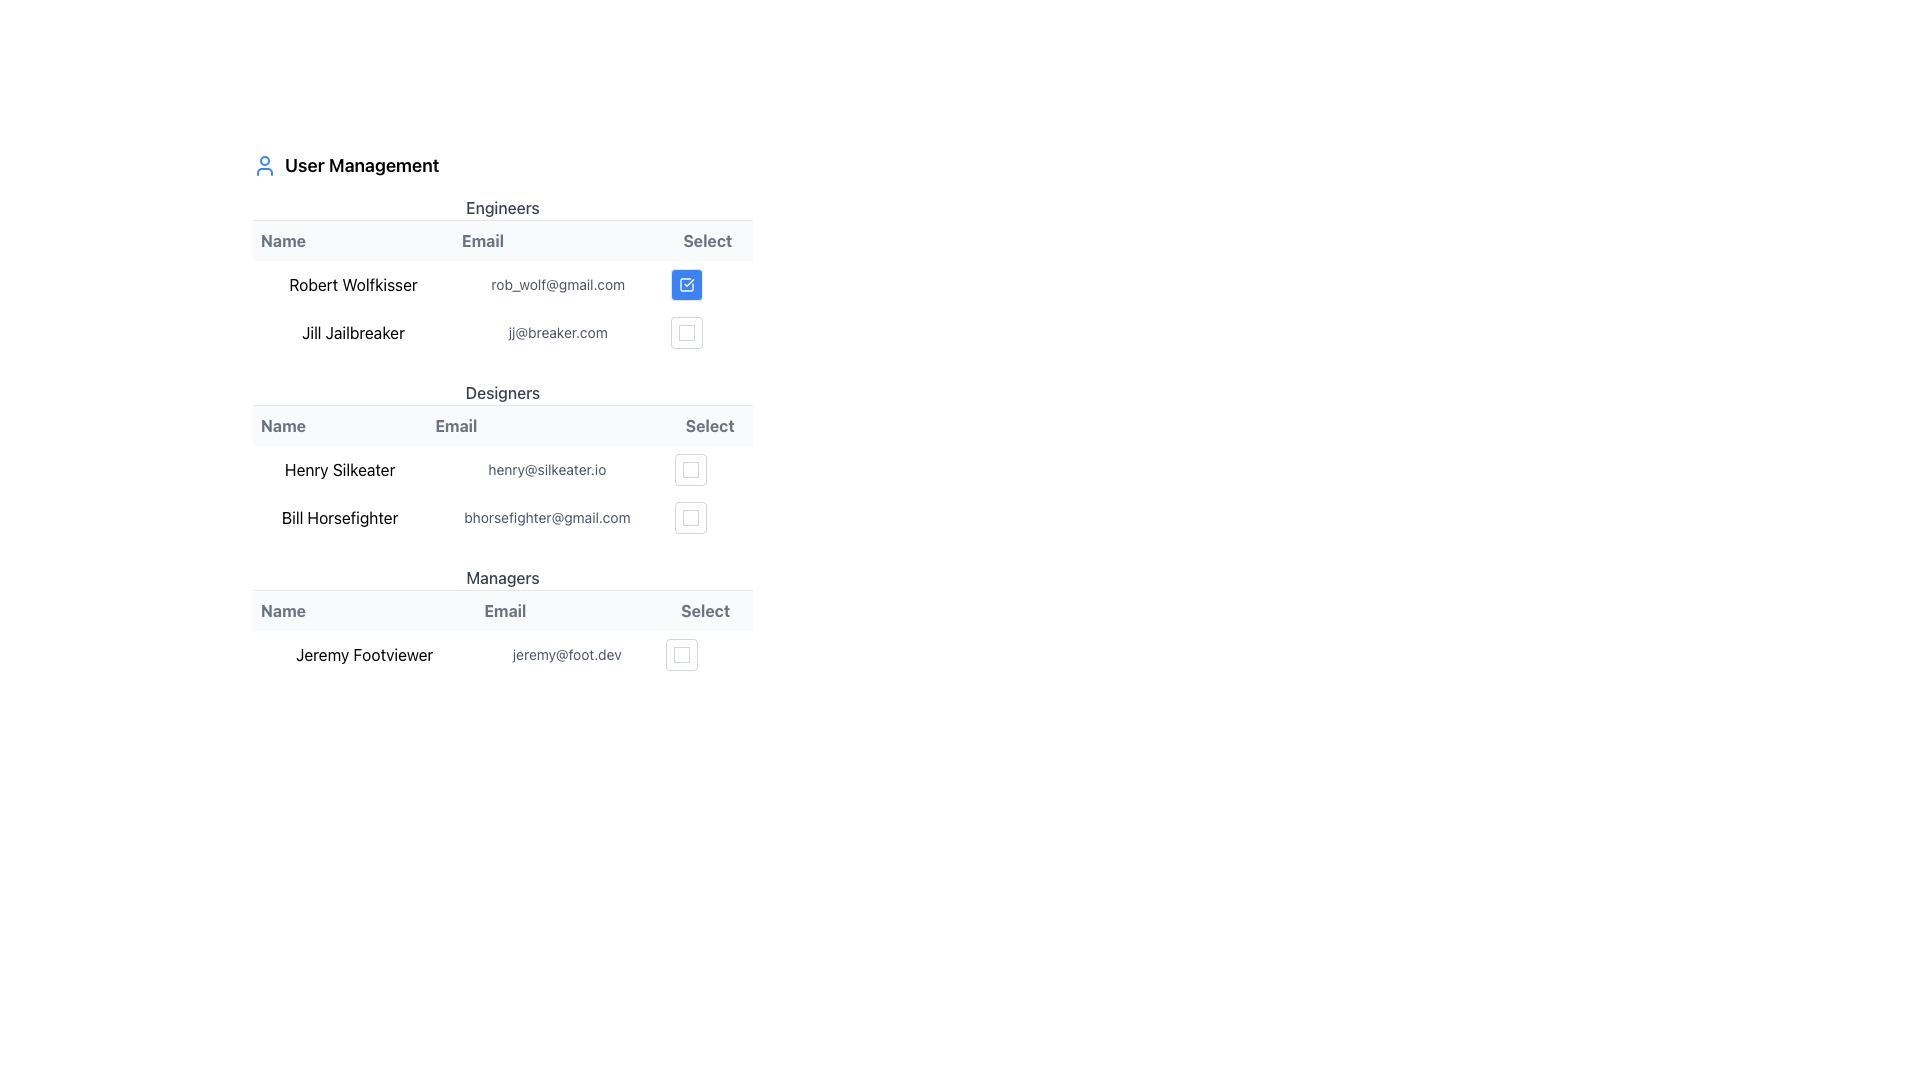 The height and width of the screenshot is (1080, 1920). I want to click on the checkbox with a red square icon in the 'Select' column of the 'Designers' section, corresponding to 'Bill Horsefighter', so click(691, 516).